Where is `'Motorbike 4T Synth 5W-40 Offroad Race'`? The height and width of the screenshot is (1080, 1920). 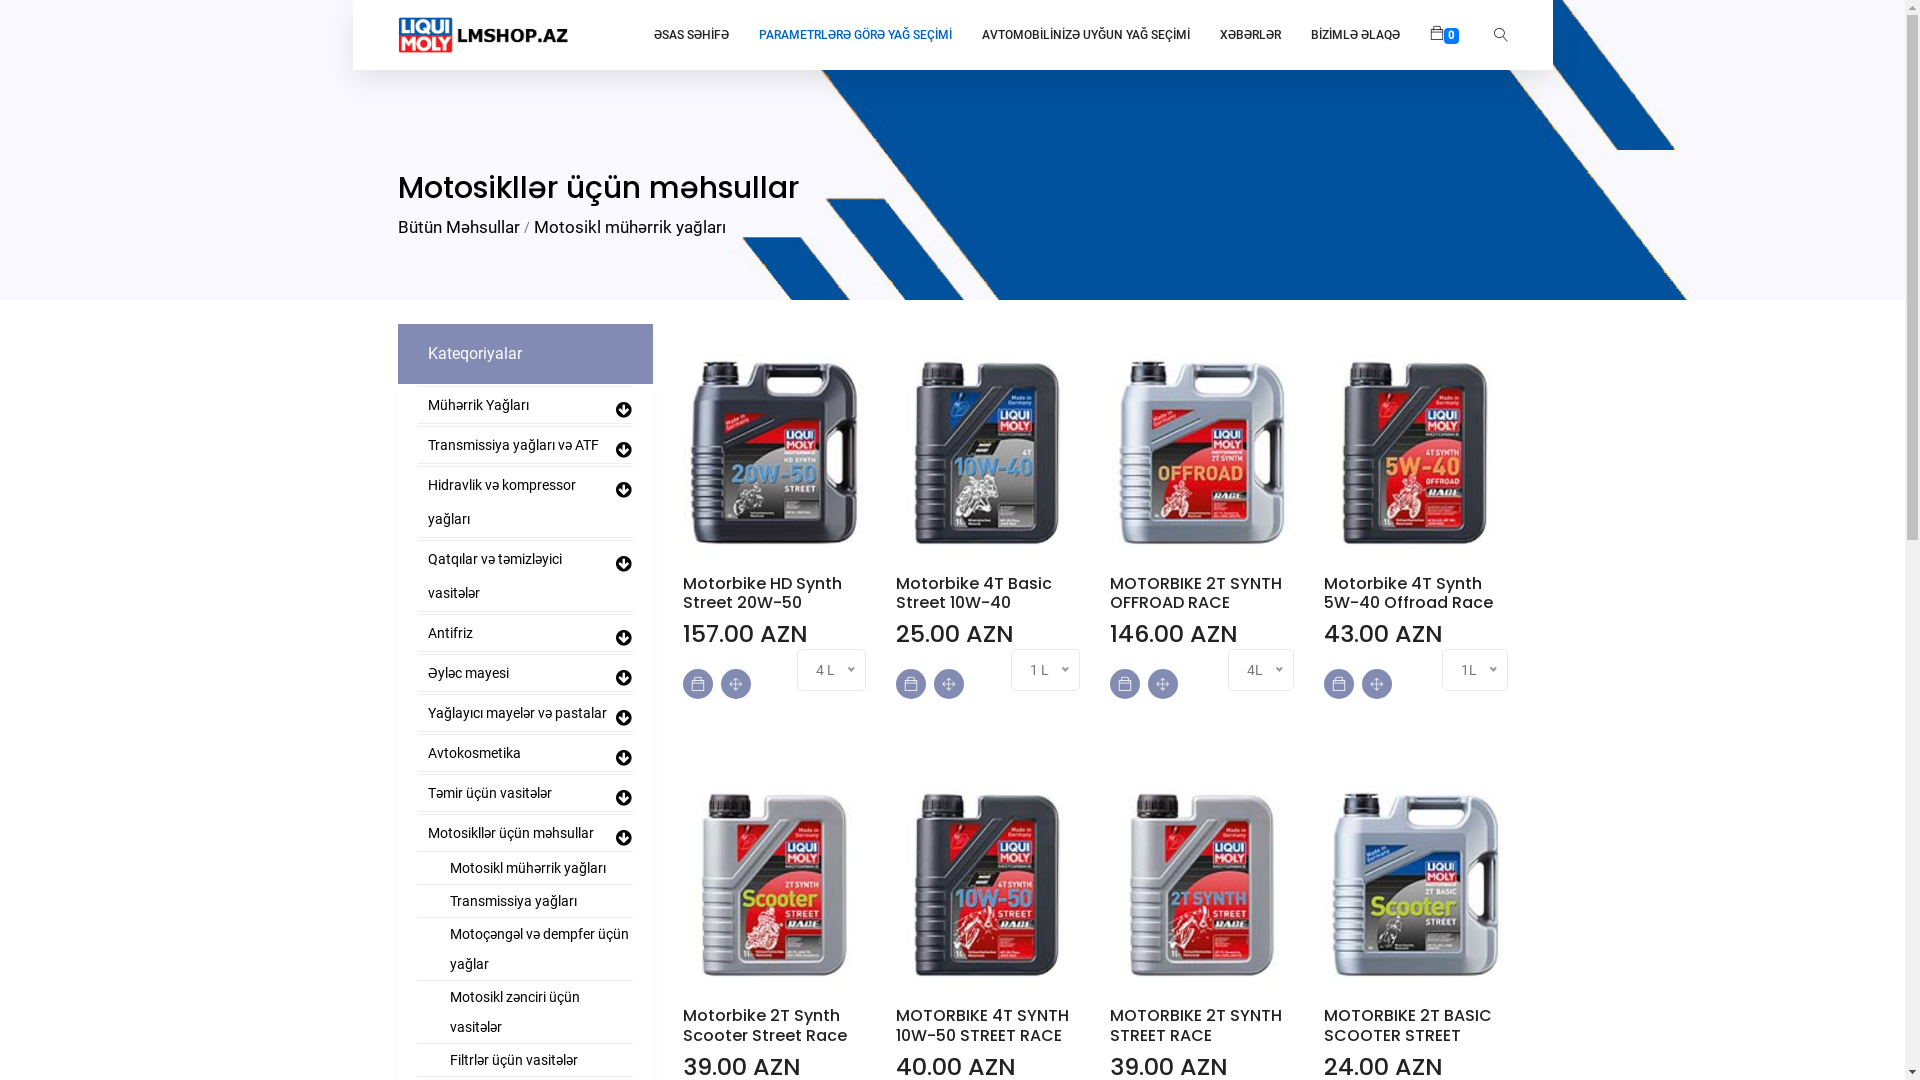
'Motorbike 4T Synth 5W-40 Offroad Race' is located at coordinates (1324, 592).